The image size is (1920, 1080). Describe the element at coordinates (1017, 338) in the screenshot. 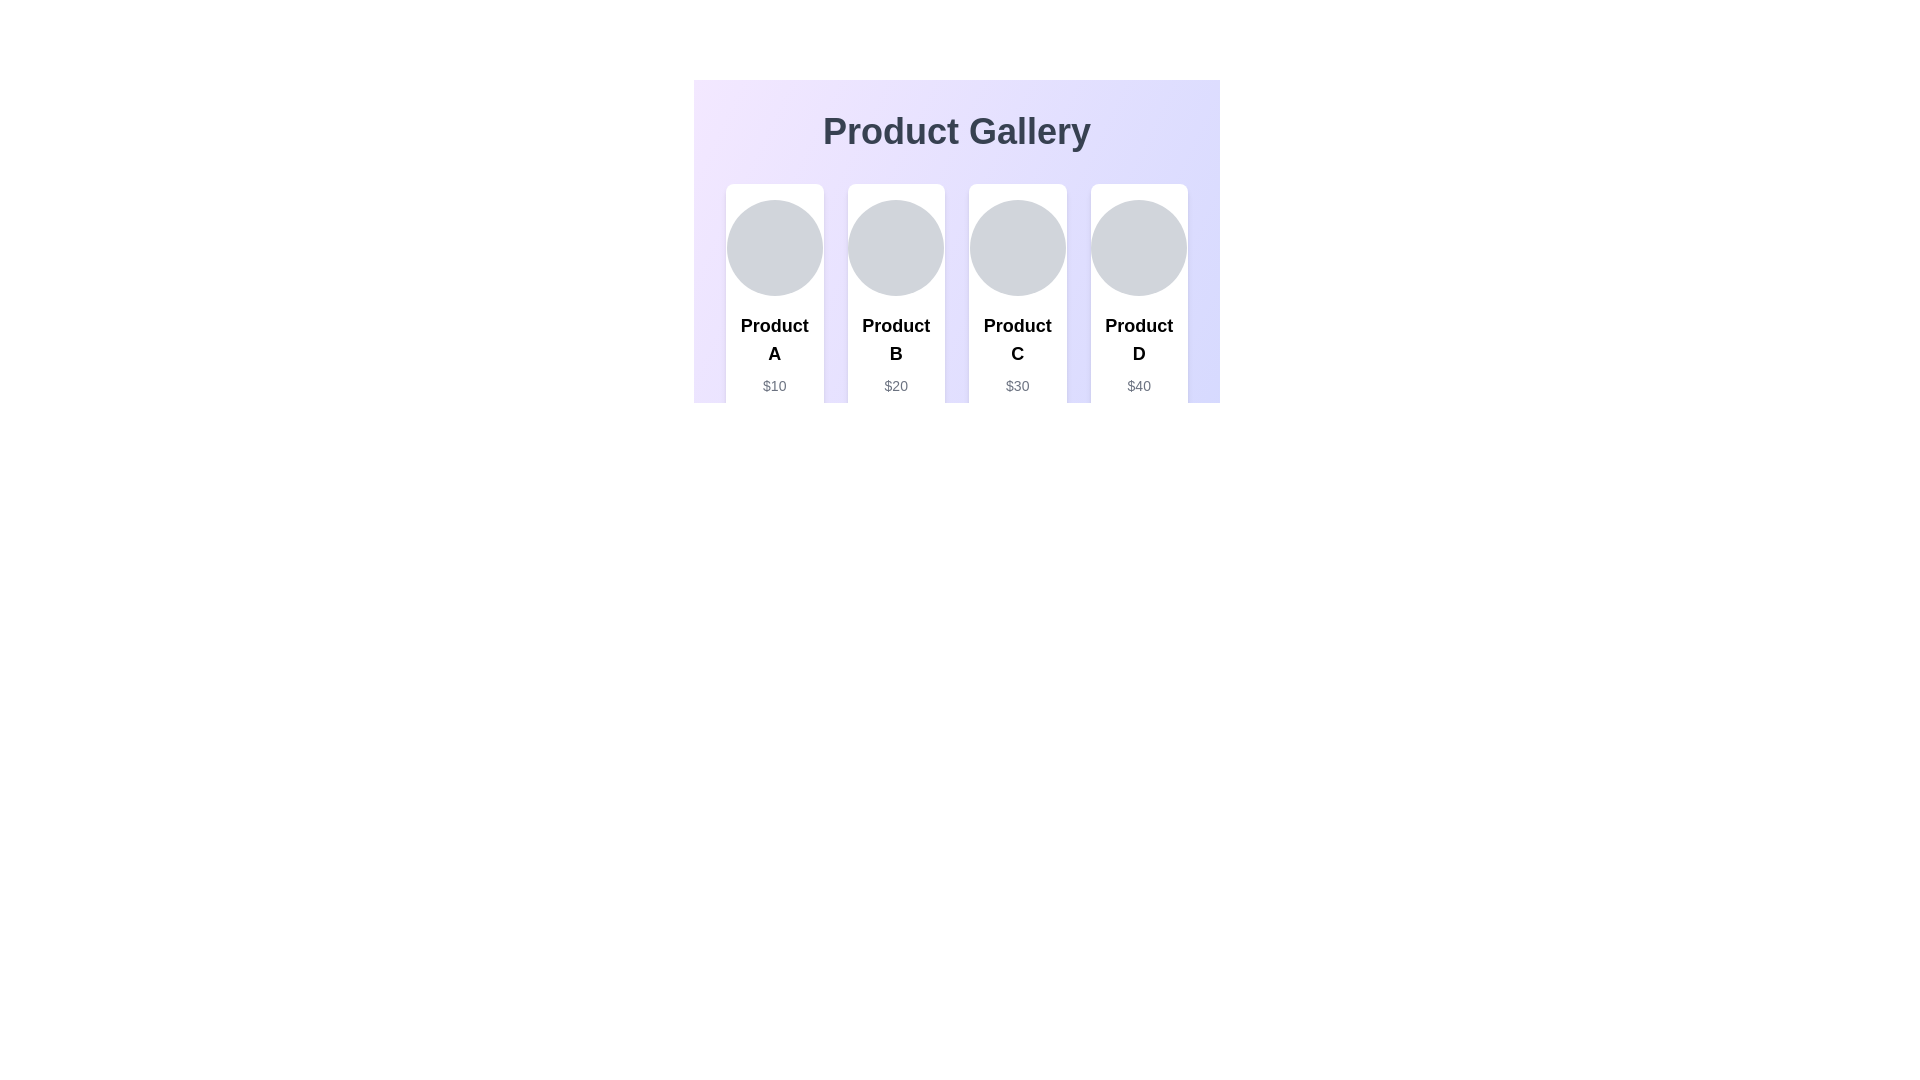

I see `the text label displaying the product name, located in the third column of product cards, positioned under a circular placeholder and above the price text '$30'` at that location.